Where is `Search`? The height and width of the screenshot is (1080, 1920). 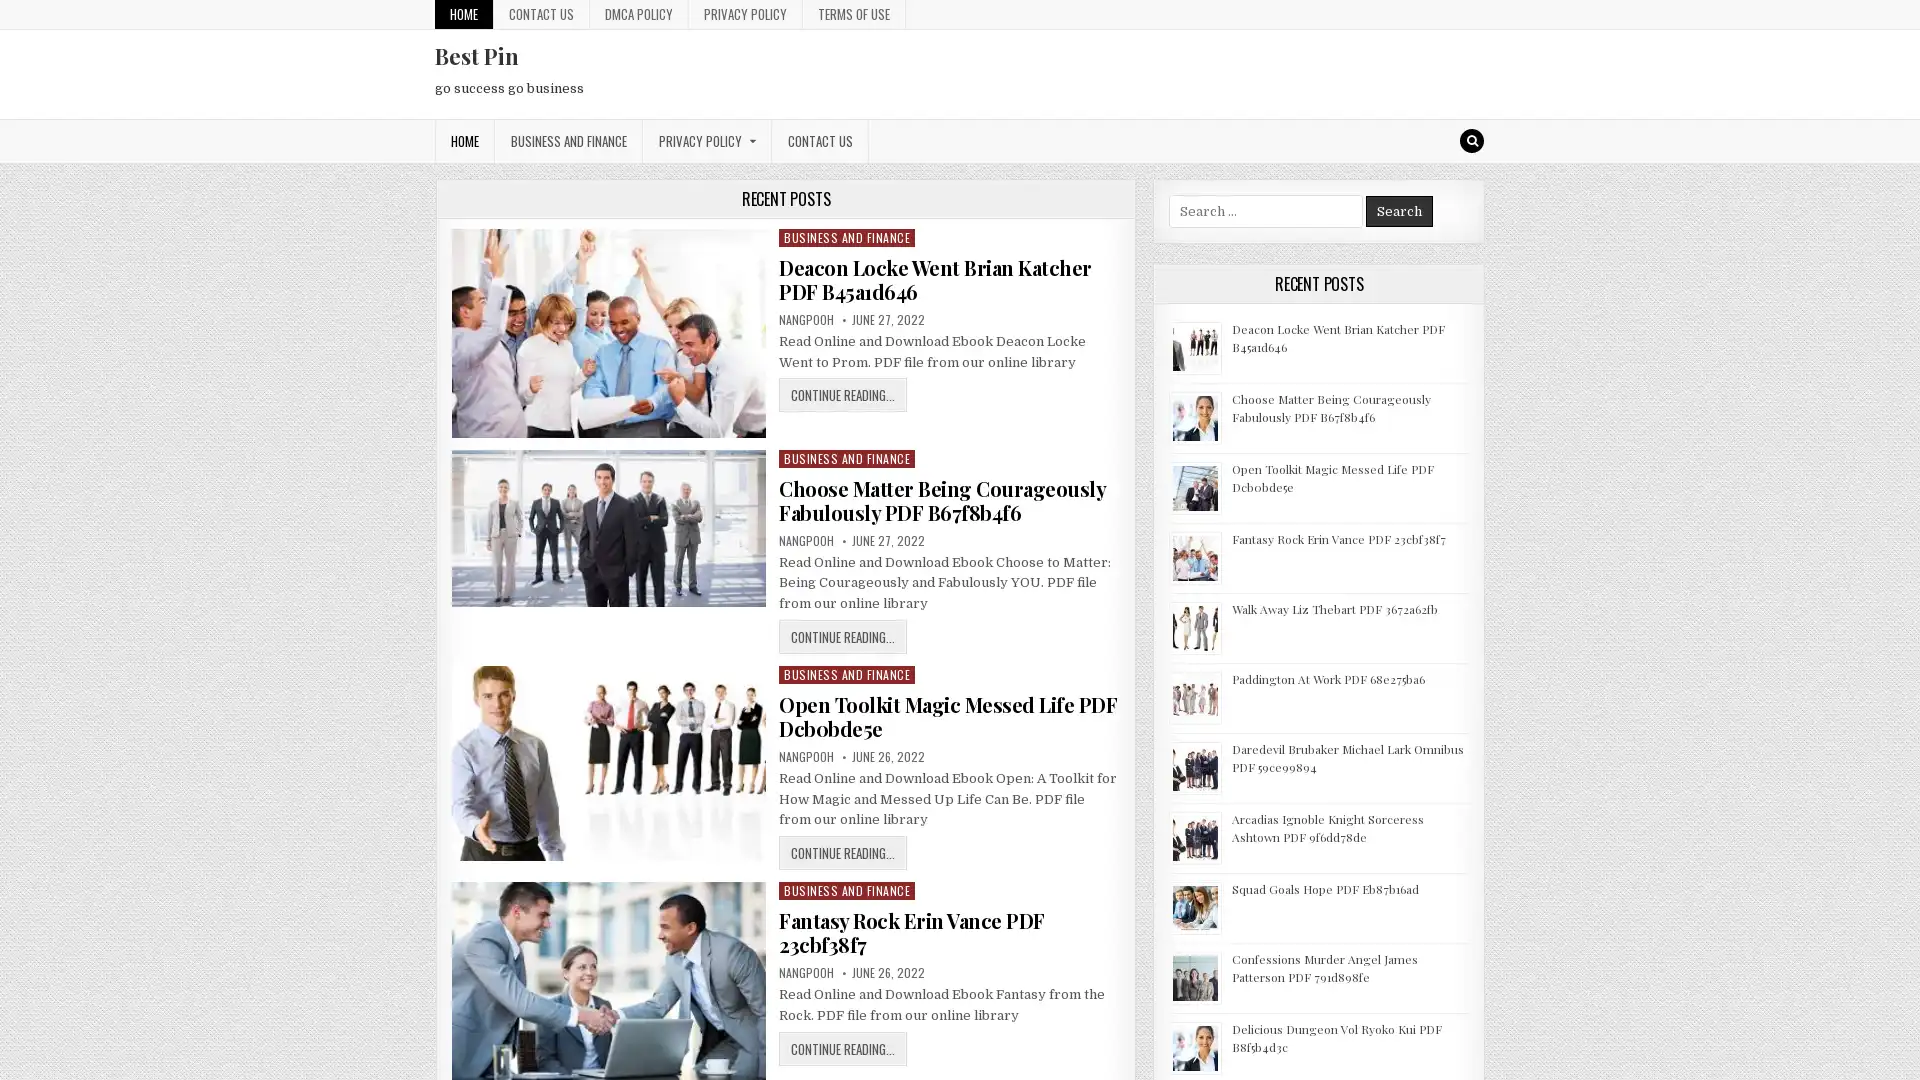 Search is located at coordinates (1398, 211).